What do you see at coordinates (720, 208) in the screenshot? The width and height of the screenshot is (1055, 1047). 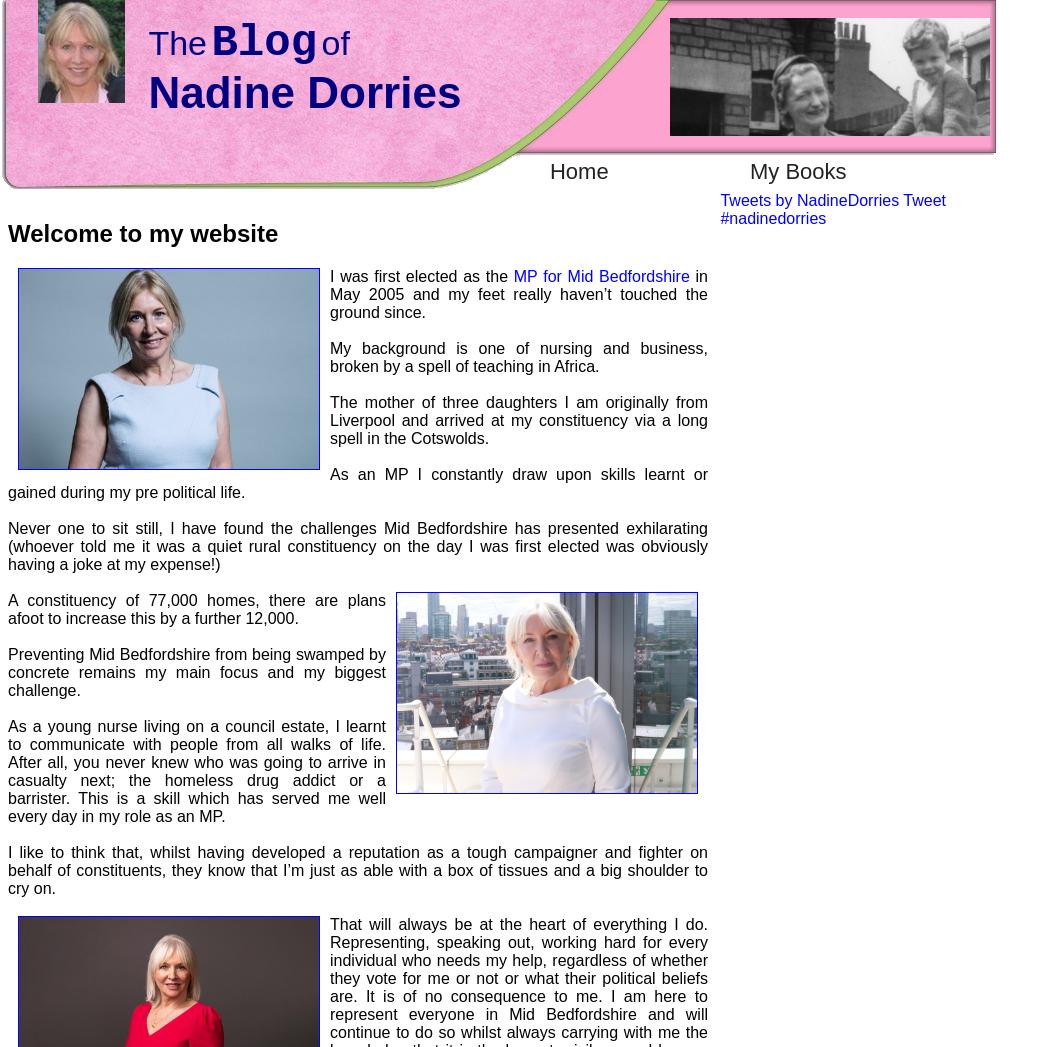 I see `'Tweet #nadinedorries'` at bounding box center [720, 208].